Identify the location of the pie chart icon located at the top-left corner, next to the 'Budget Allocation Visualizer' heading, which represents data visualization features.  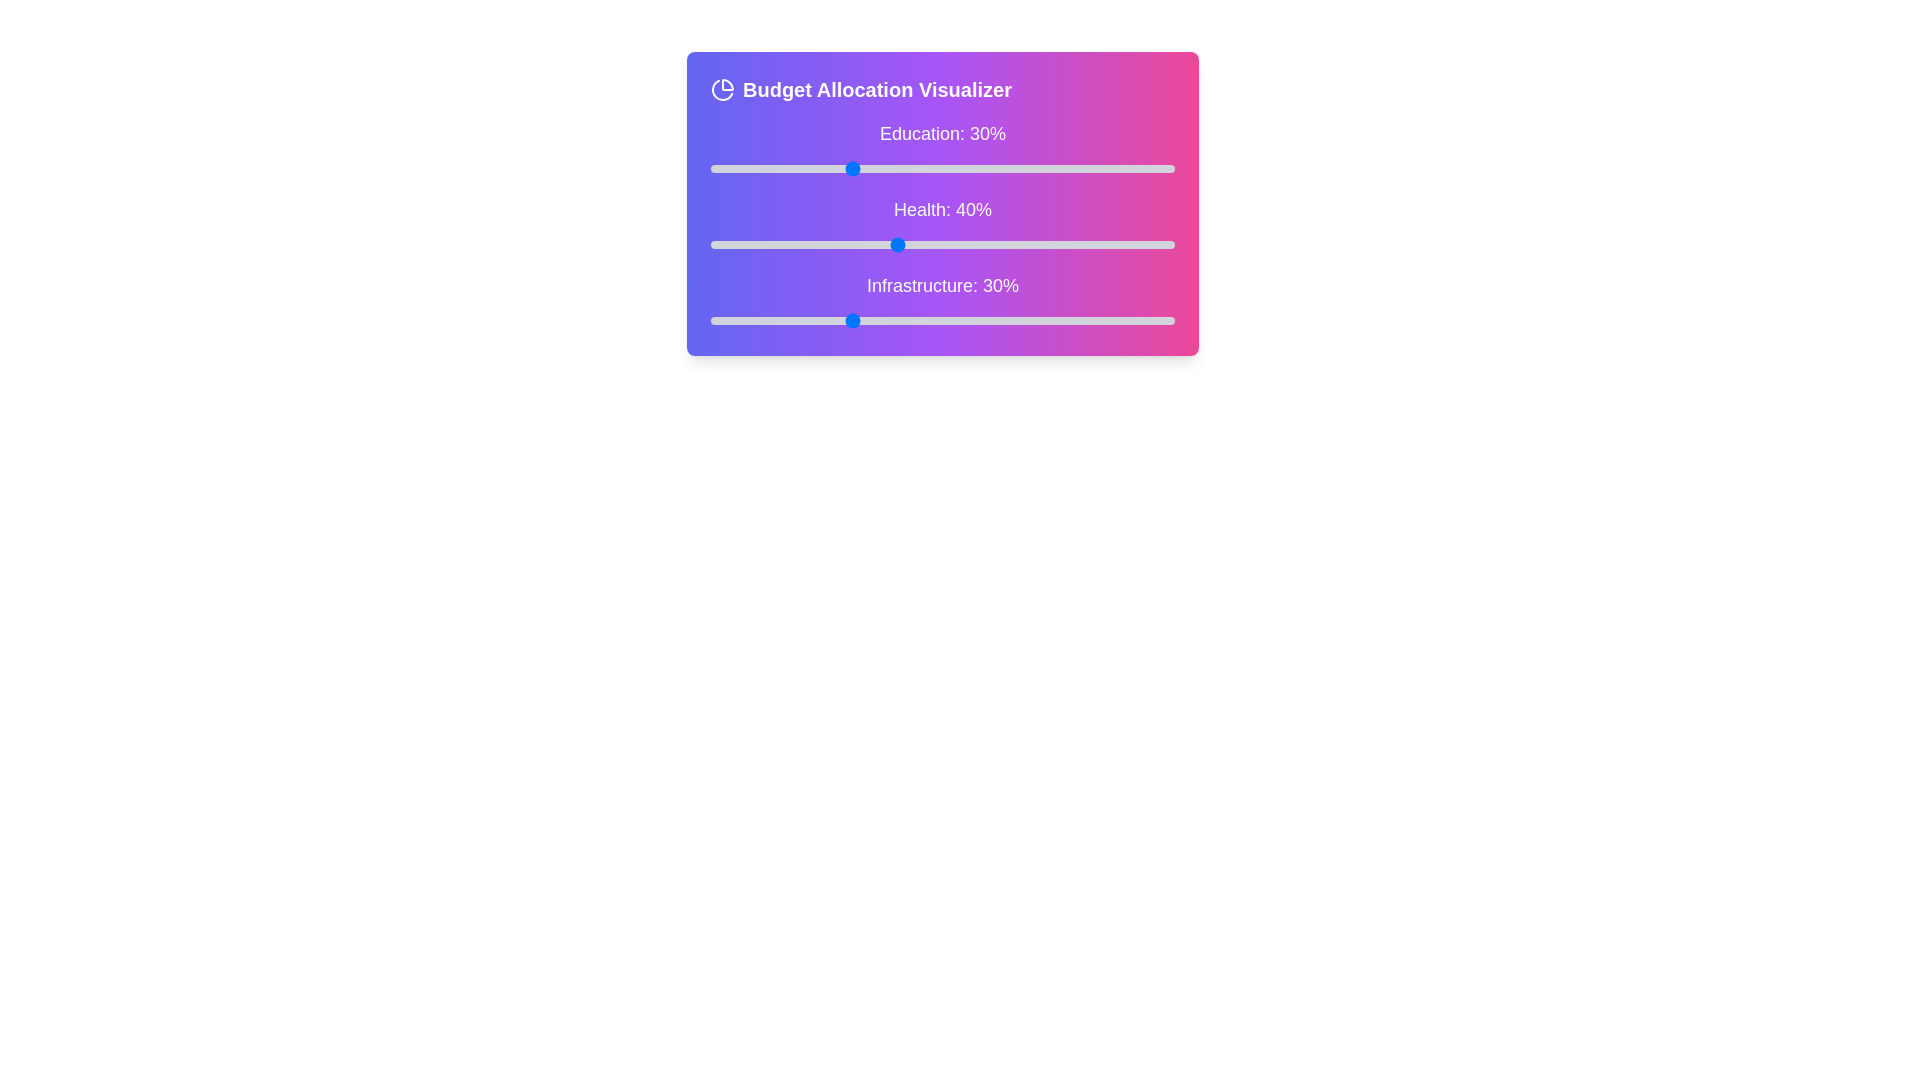
(721, 90).